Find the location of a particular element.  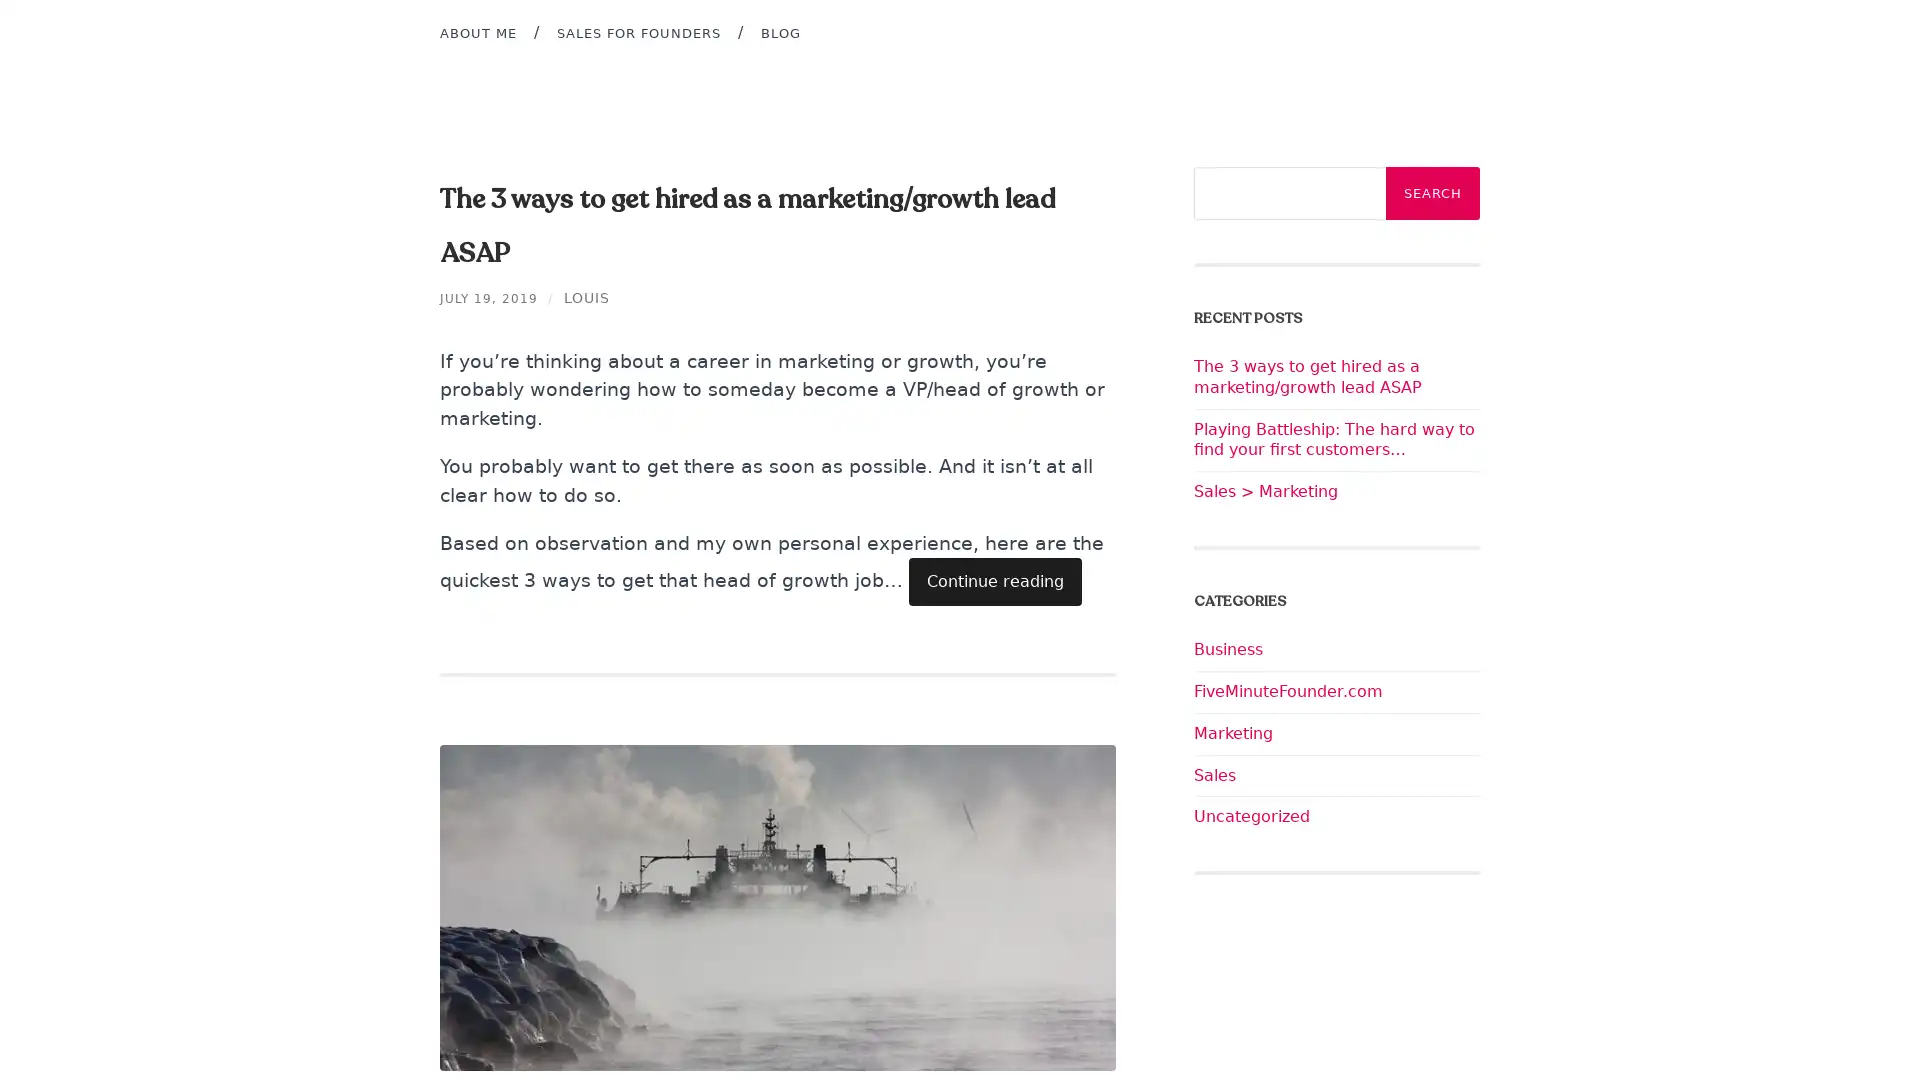

Search is located at coordinates (1432, 193).